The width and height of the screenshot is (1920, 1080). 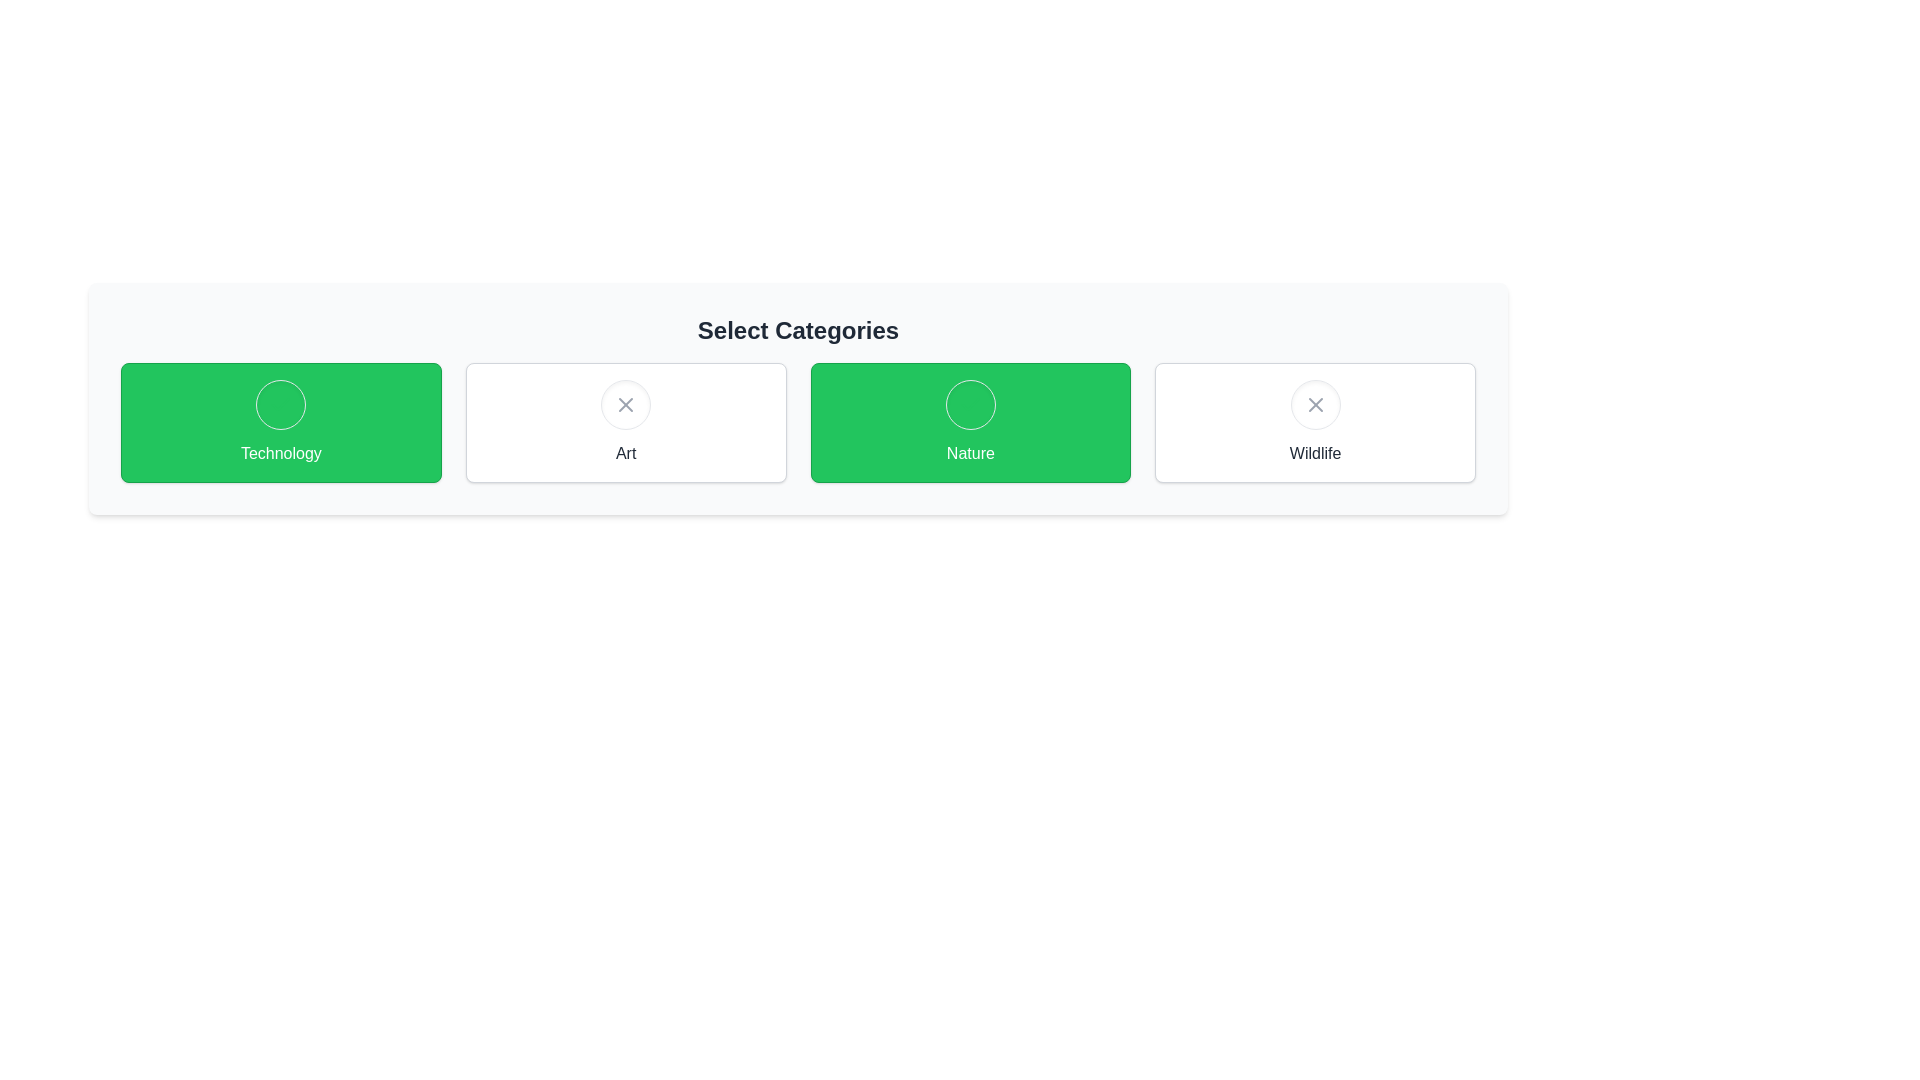 What do you see at coordinates (970, 422) in the screenshot?
I see `the category chip labeled Nature` at bounding box center [970, 422].